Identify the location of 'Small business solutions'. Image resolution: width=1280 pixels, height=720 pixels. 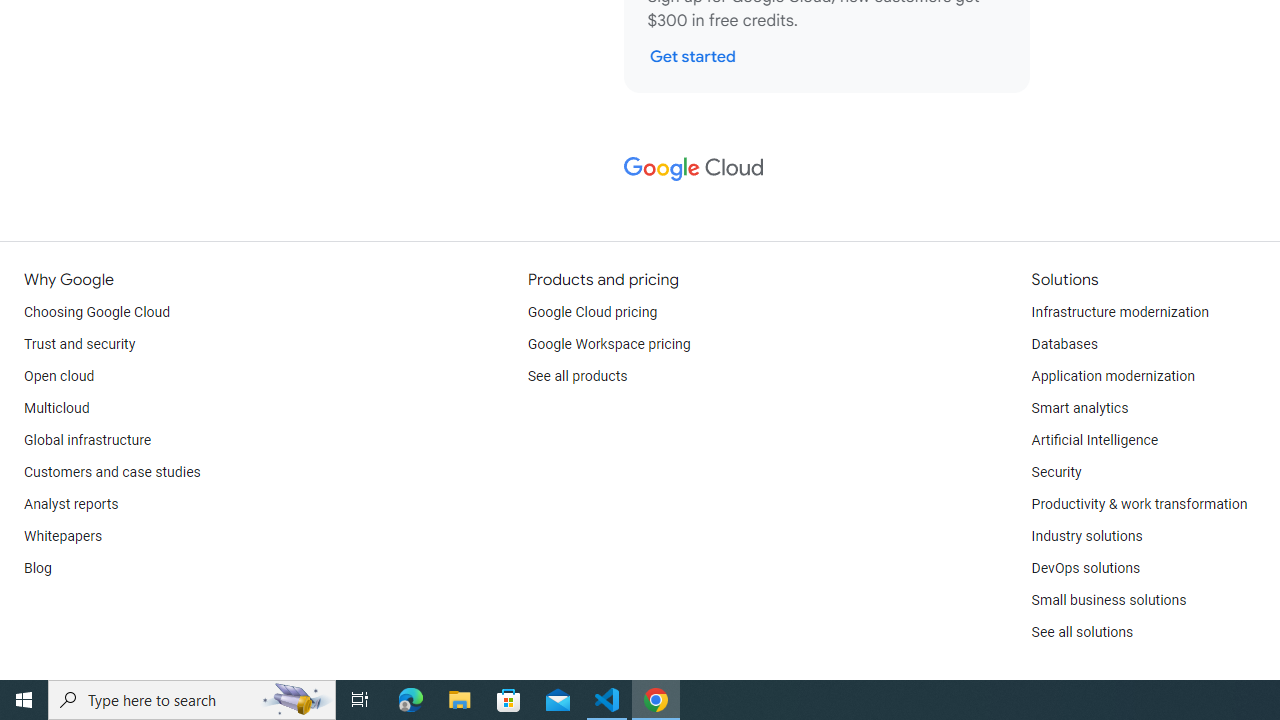
(1107, 599).